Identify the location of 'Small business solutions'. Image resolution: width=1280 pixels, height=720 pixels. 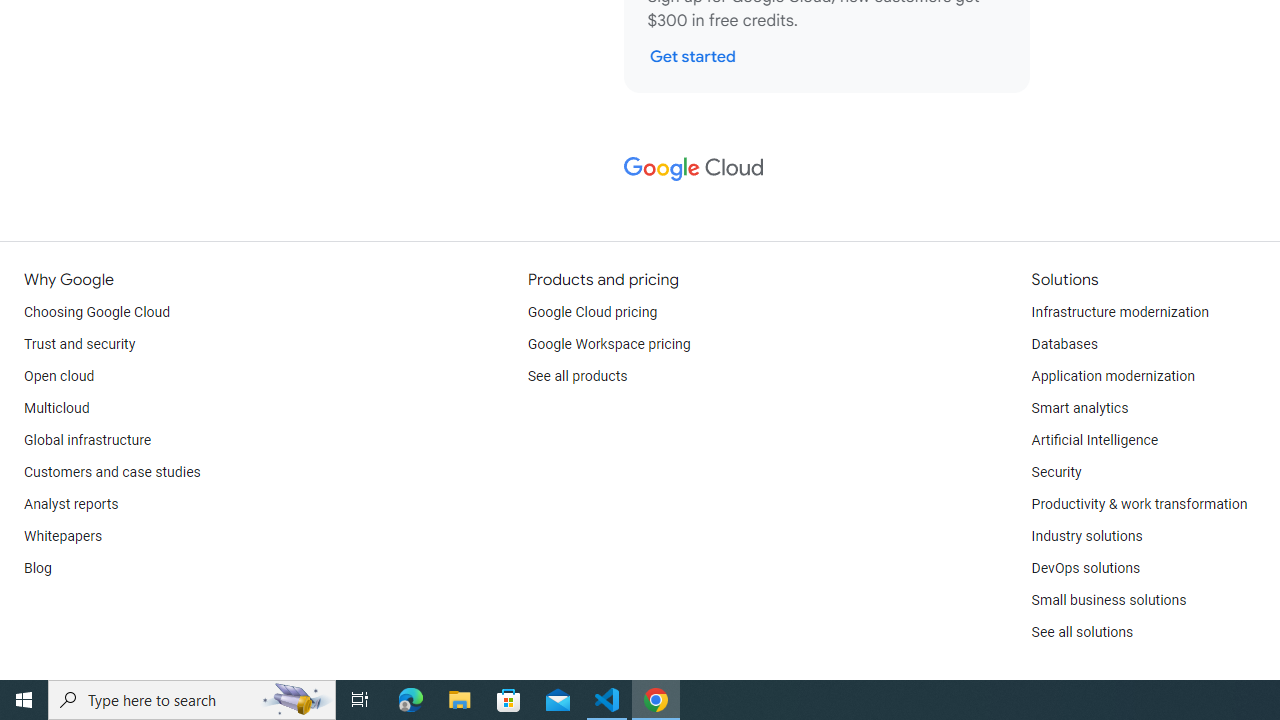
(1107, 599).